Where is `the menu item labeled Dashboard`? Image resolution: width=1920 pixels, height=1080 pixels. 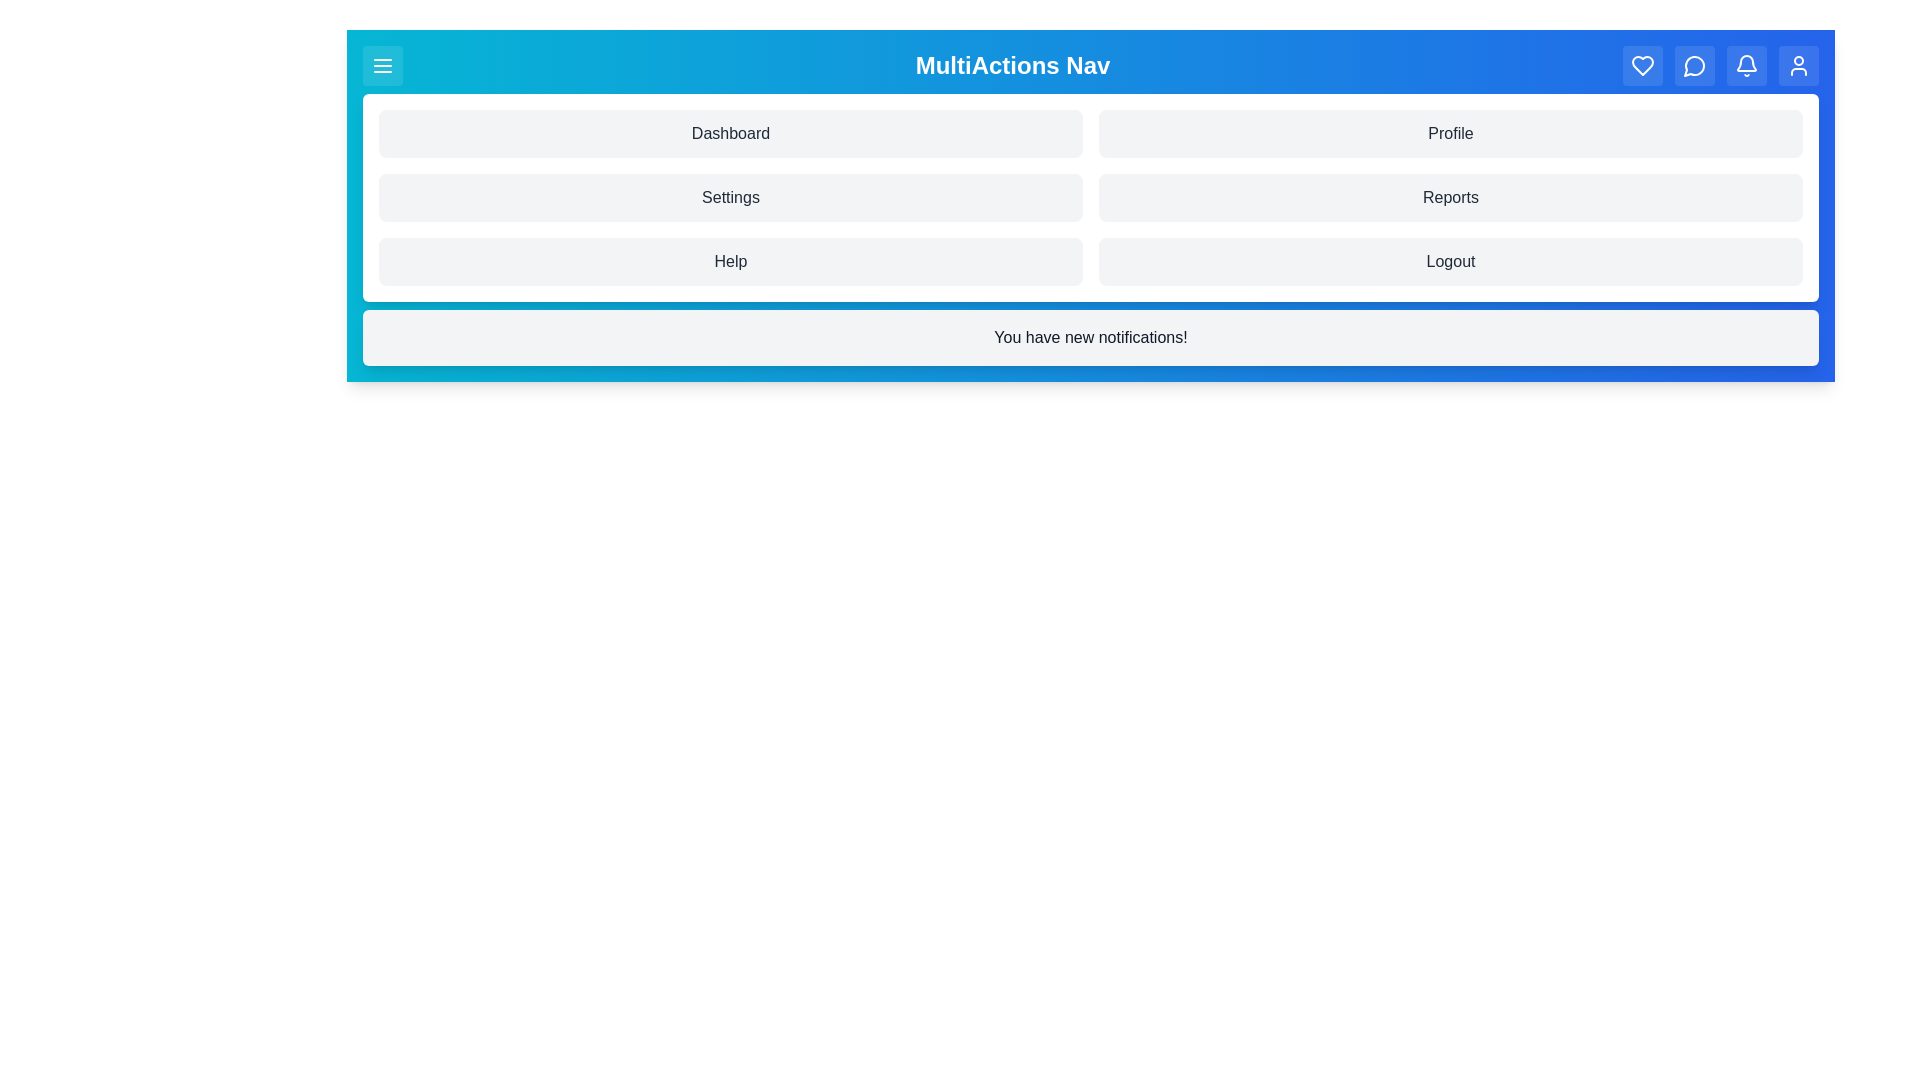 the menu item labeled Dashboard is located at coordinates (729, 134).